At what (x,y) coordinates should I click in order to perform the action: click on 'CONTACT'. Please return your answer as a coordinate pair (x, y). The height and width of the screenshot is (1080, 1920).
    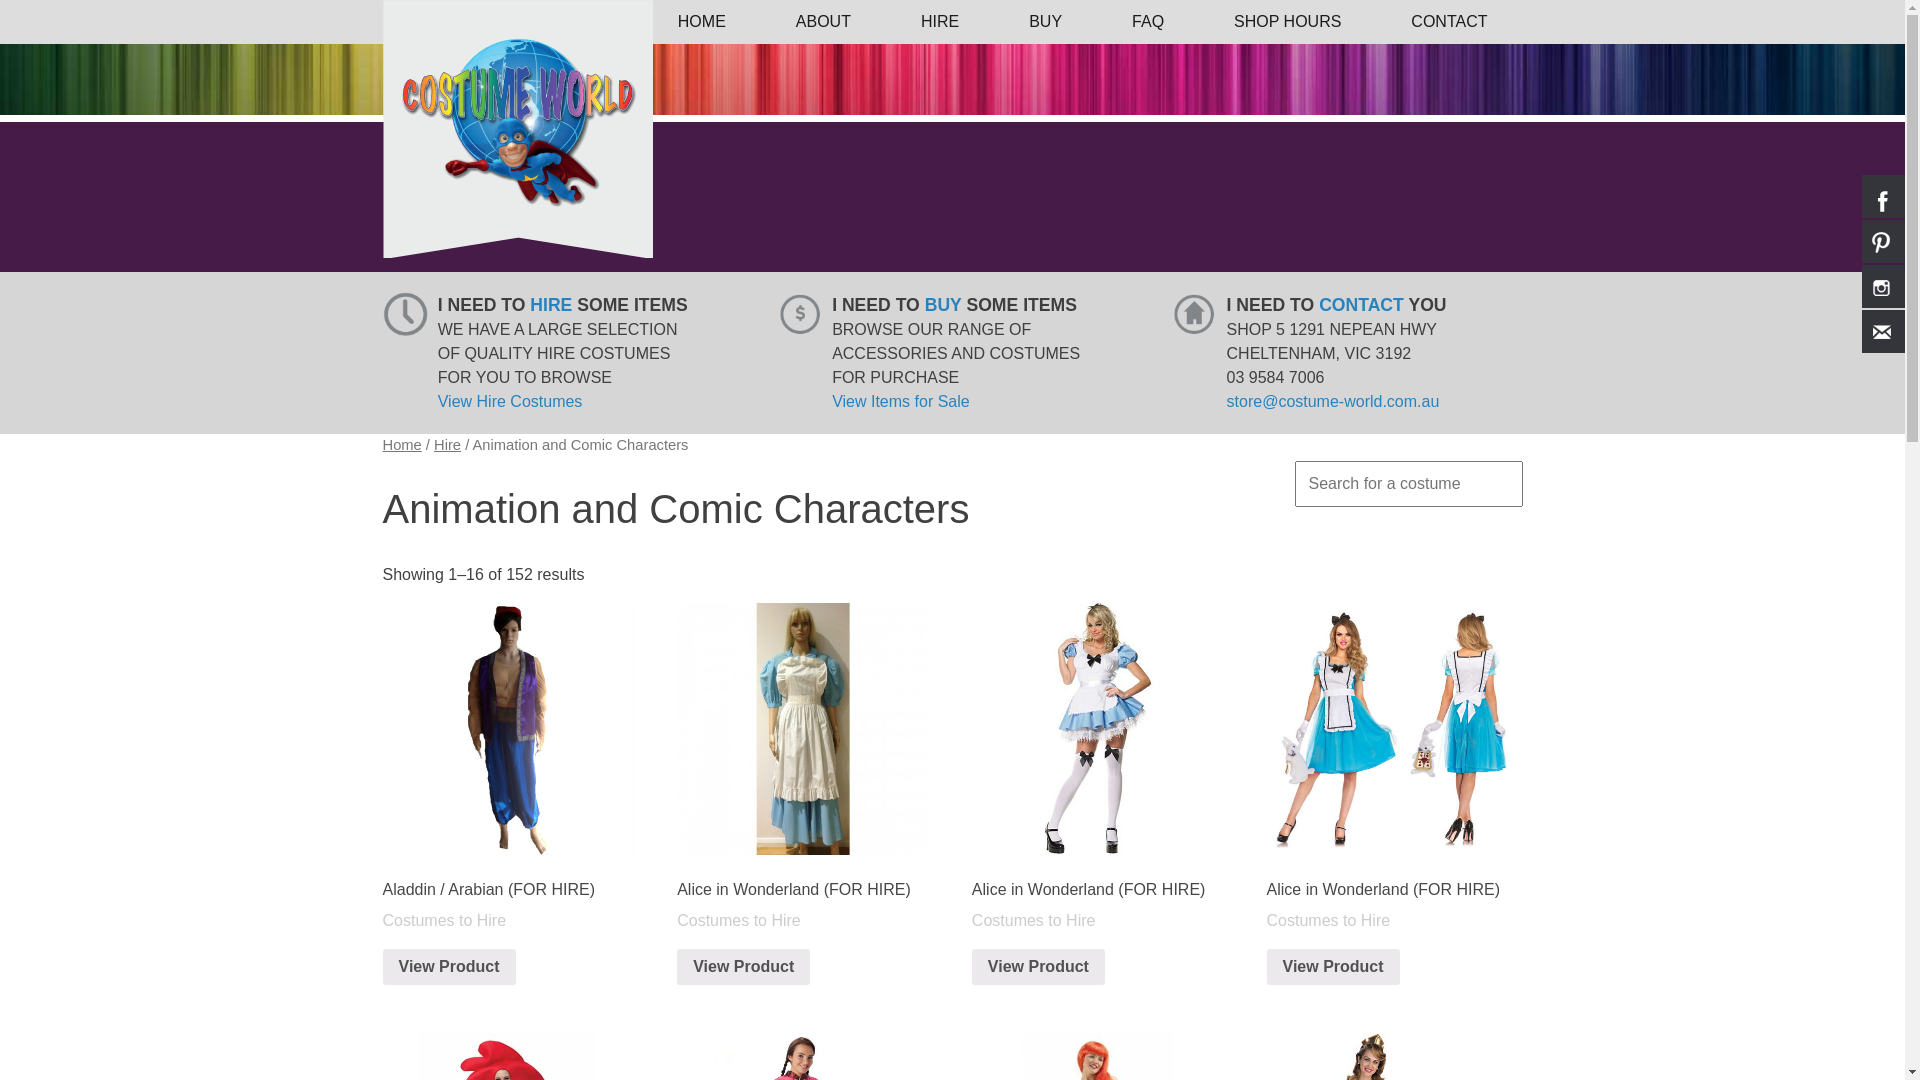
    Looking at the image, I should click on (1449, 22).